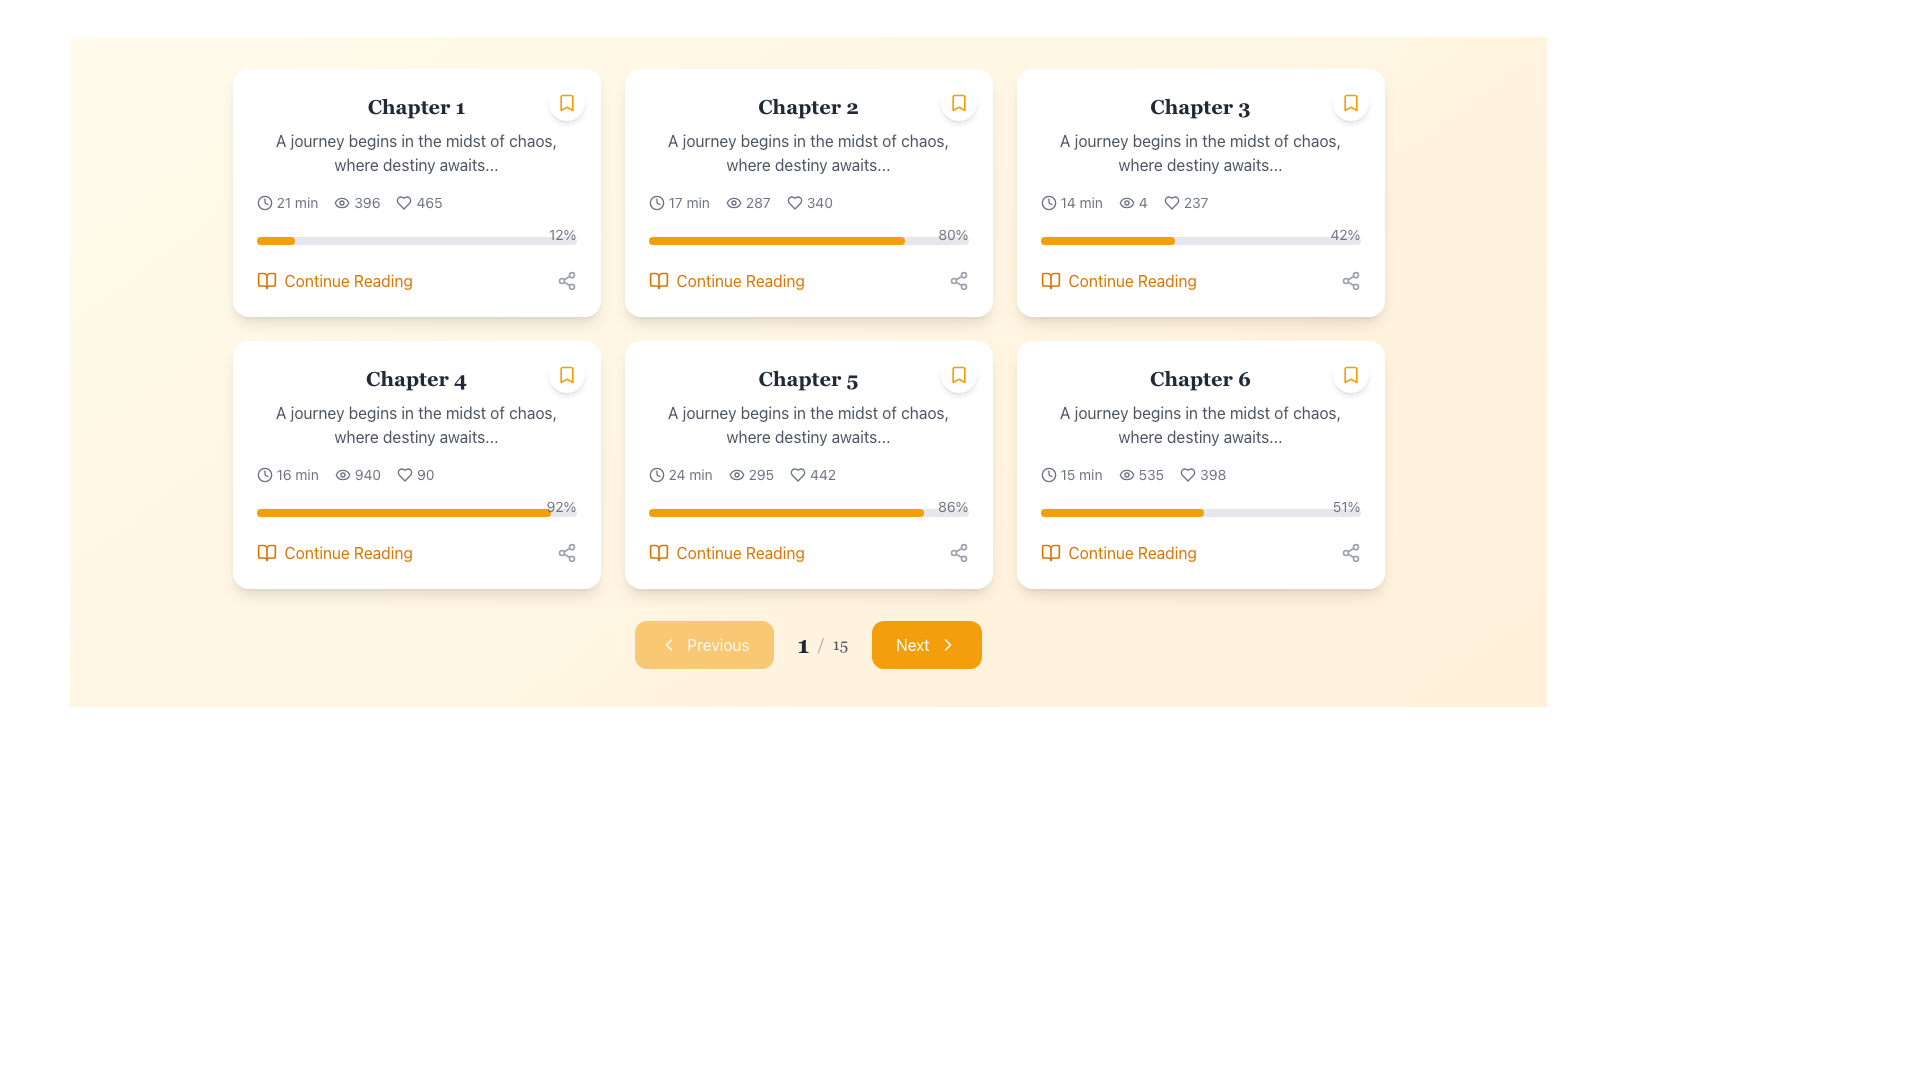 The width and height of the screenshot is (1920, 1080). What do you see at coordinates (1188, 474) in the screenshot?
I see `the 'favorite' or 'like' icon located in the bottom-right quadrant of the 'Chapter 6' card, positioned to the left of the numeric text '398'` at bounding box center [1188, 474].